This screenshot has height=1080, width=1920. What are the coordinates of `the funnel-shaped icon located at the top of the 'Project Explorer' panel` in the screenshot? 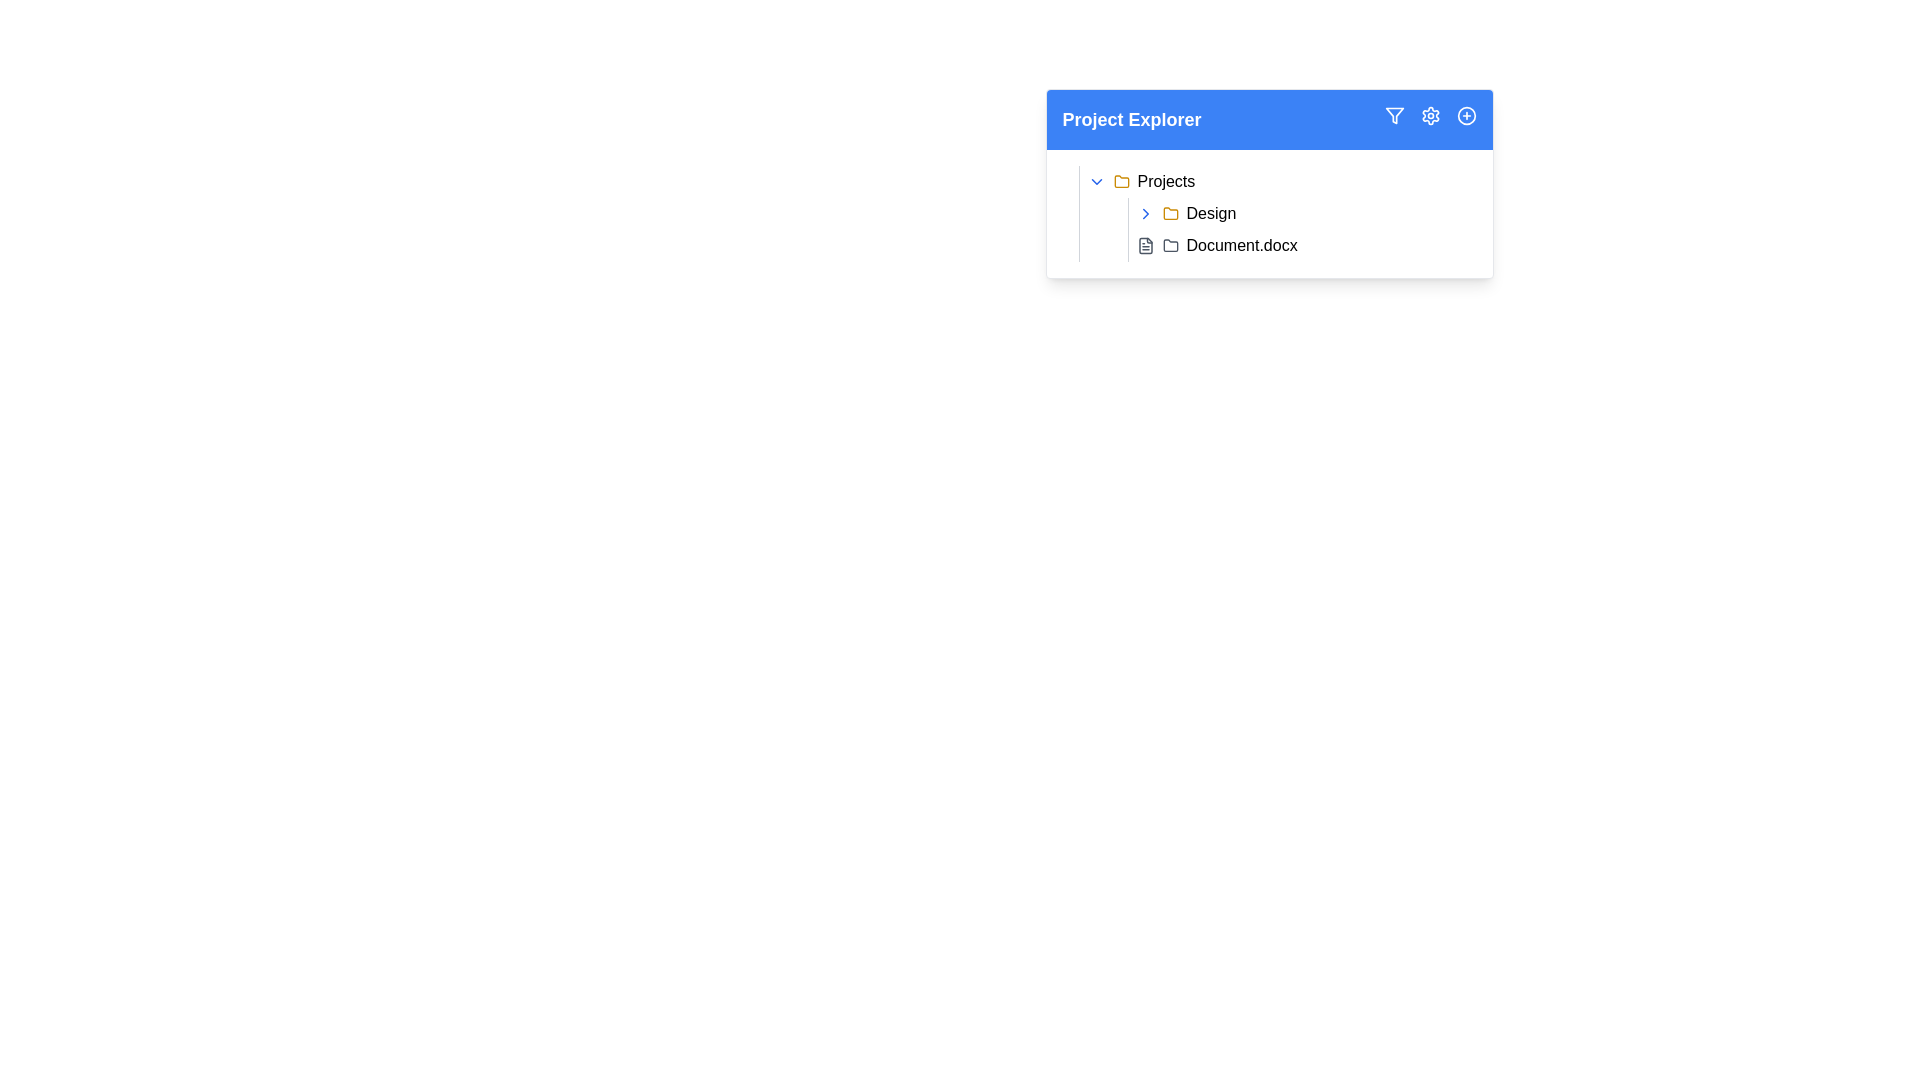 It's located at (1393, 115).